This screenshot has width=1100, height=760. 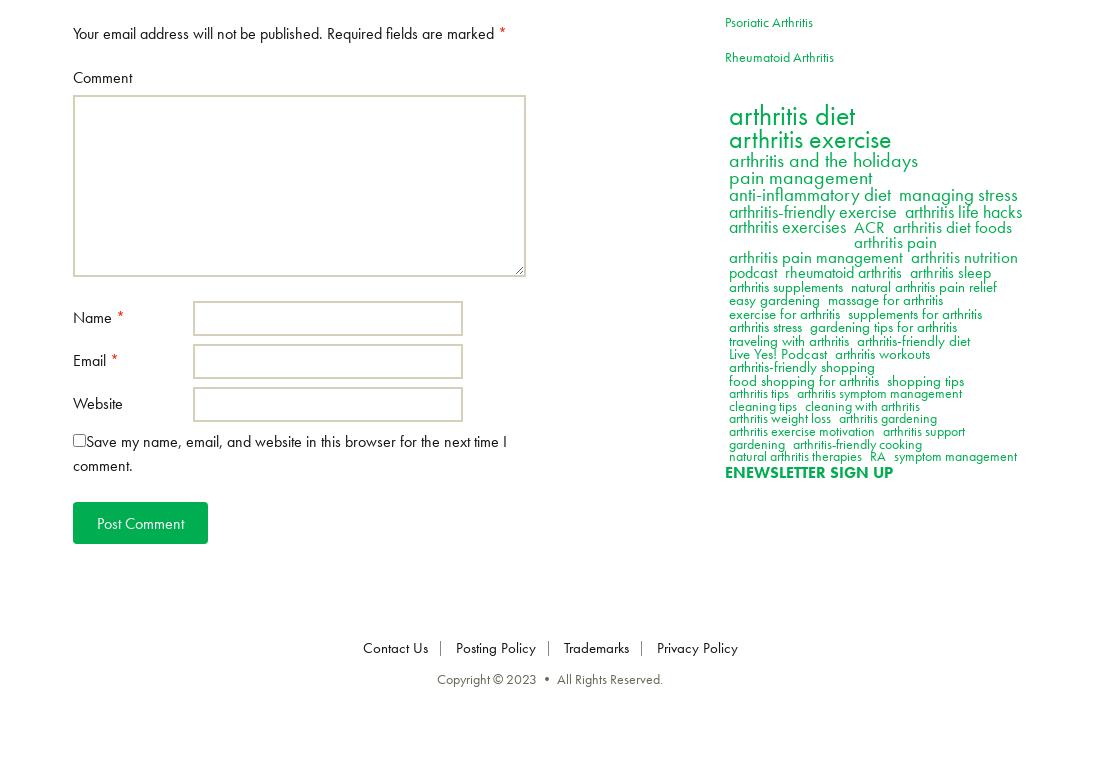 I want to click on 'Contact Us', so click(x=362, y=646).